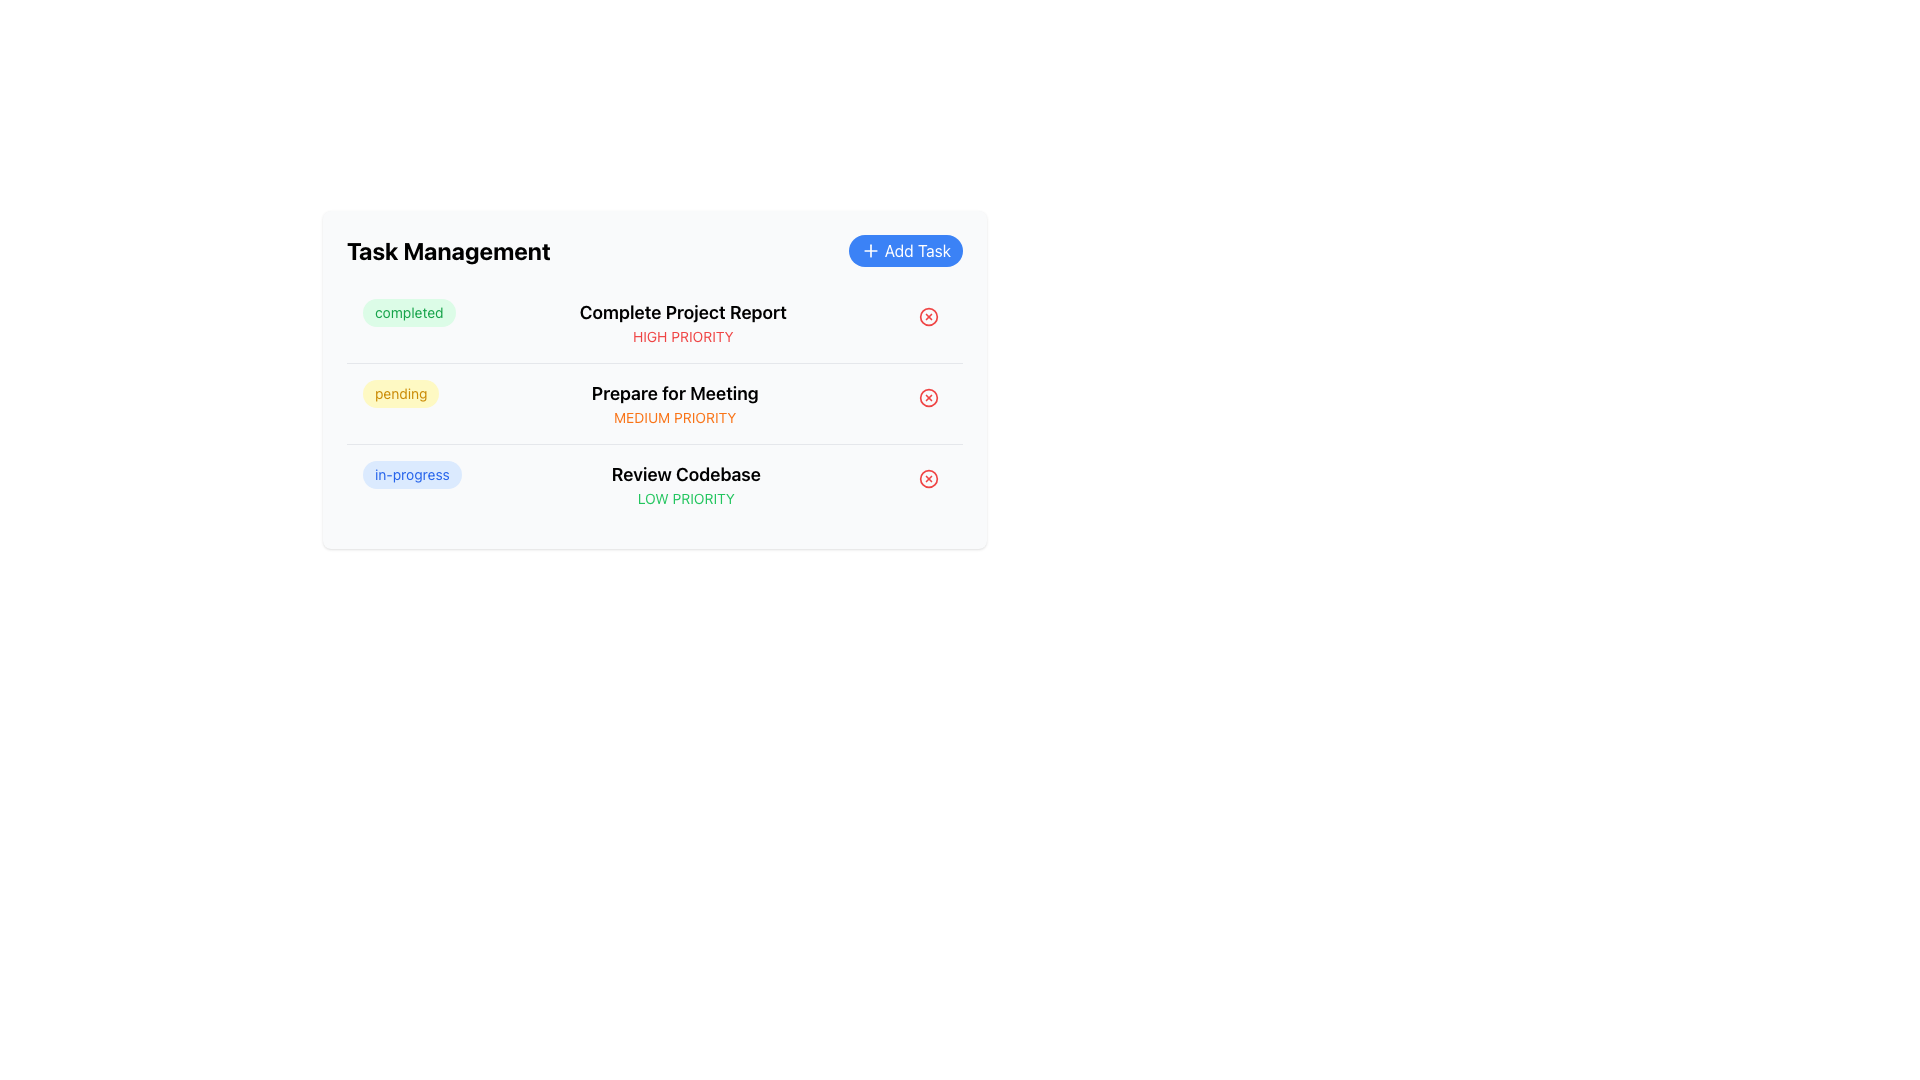 This screenshot has width=1920, height=1080. What do you see at coordinates (675, 393) in the screenshot?
I see `the Text Label that serves as the title for a task item within the 'Task Management' interface, located in the middle entry of a three-item list under the 'pending' category` at bounding box center [675, 393].